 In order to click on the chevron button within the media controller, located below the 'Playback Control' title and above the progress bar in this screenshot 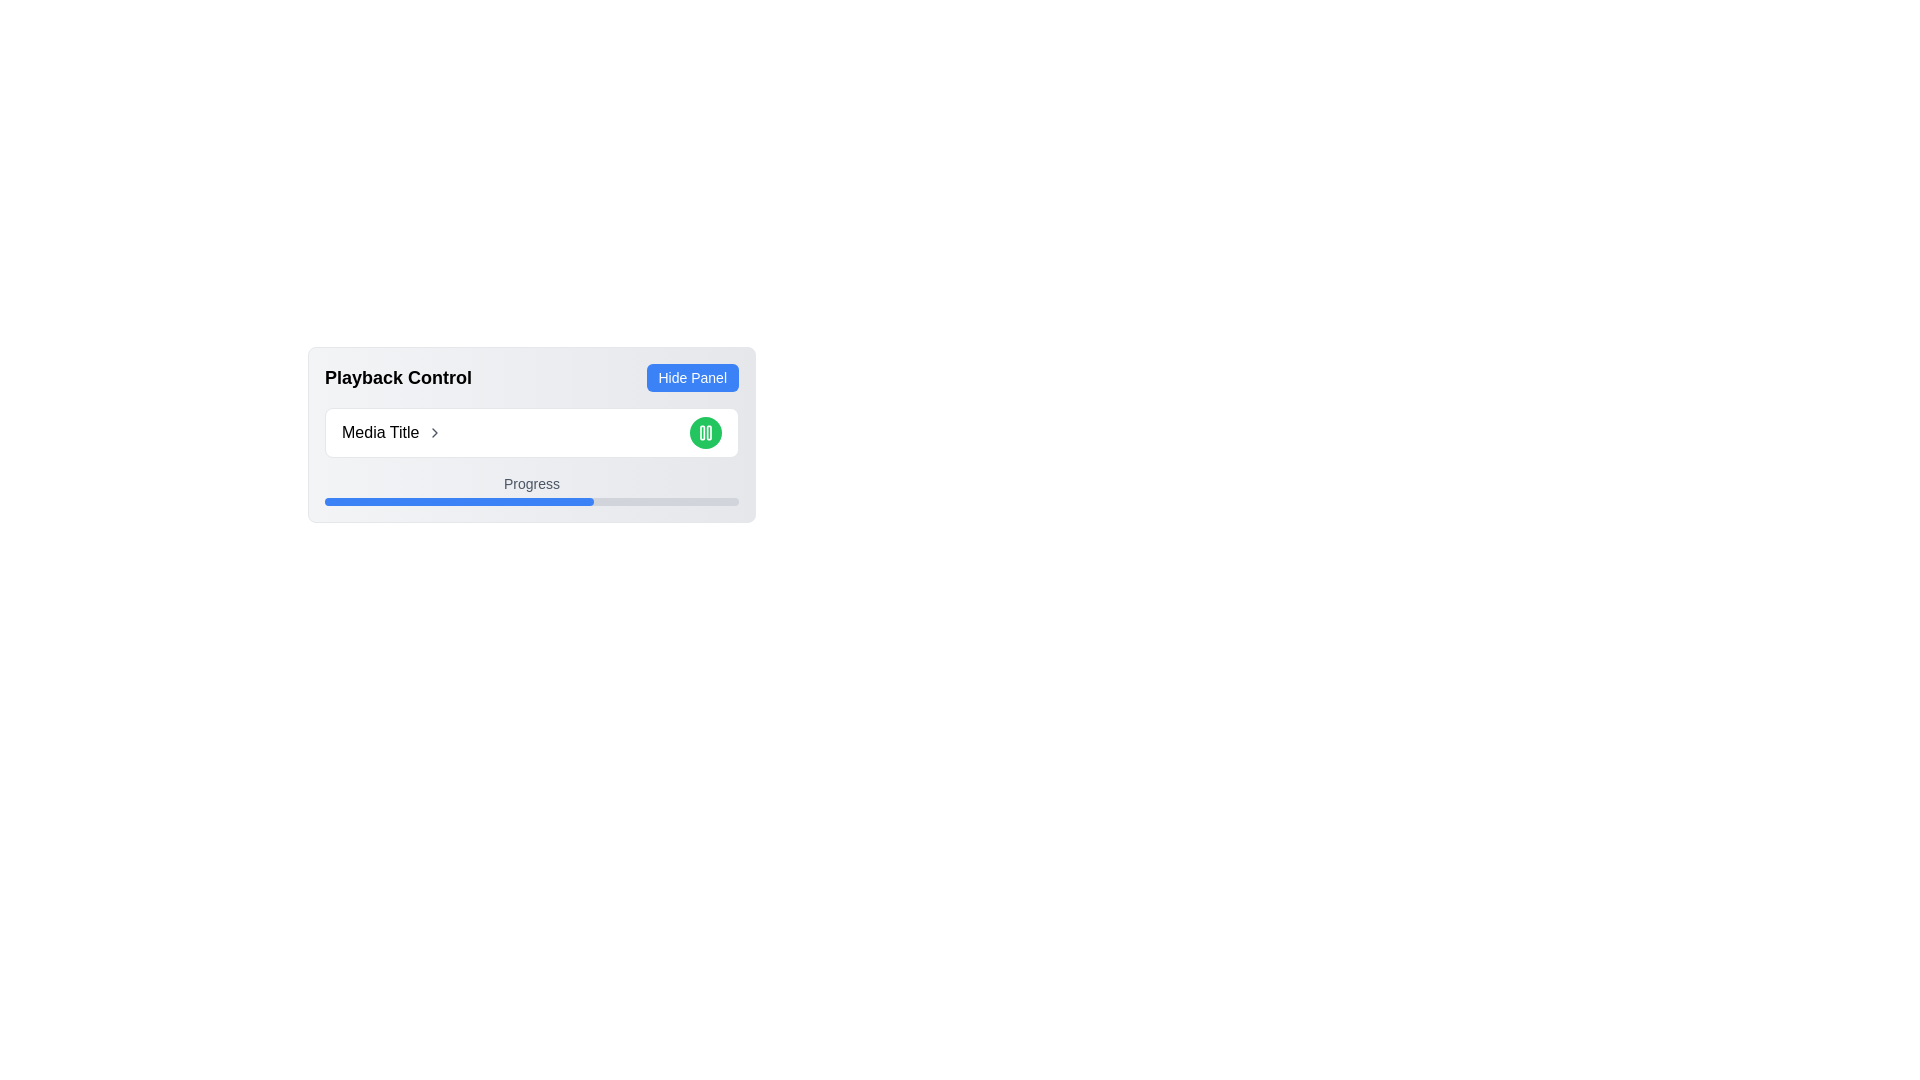, I will do `click(532, 456)`.